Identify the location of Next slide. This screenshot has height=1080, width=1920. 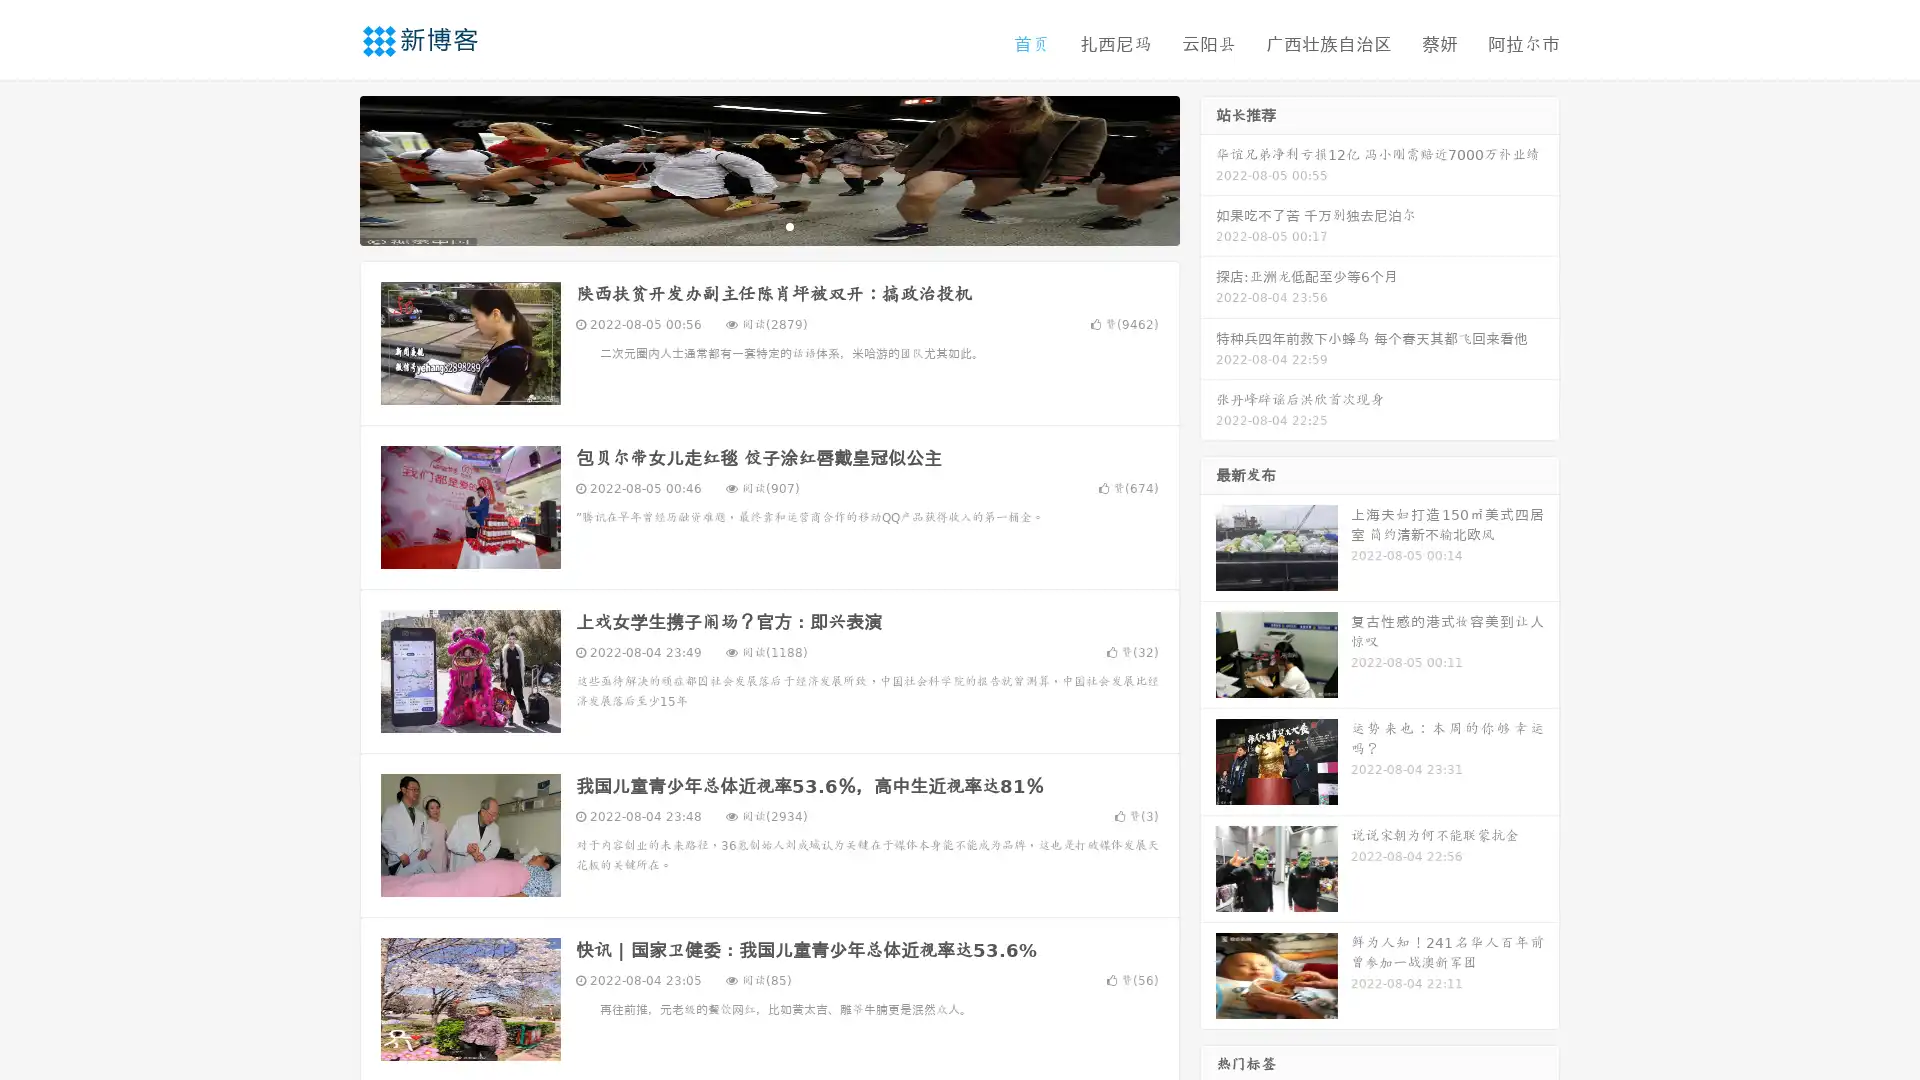
(1208, 168).